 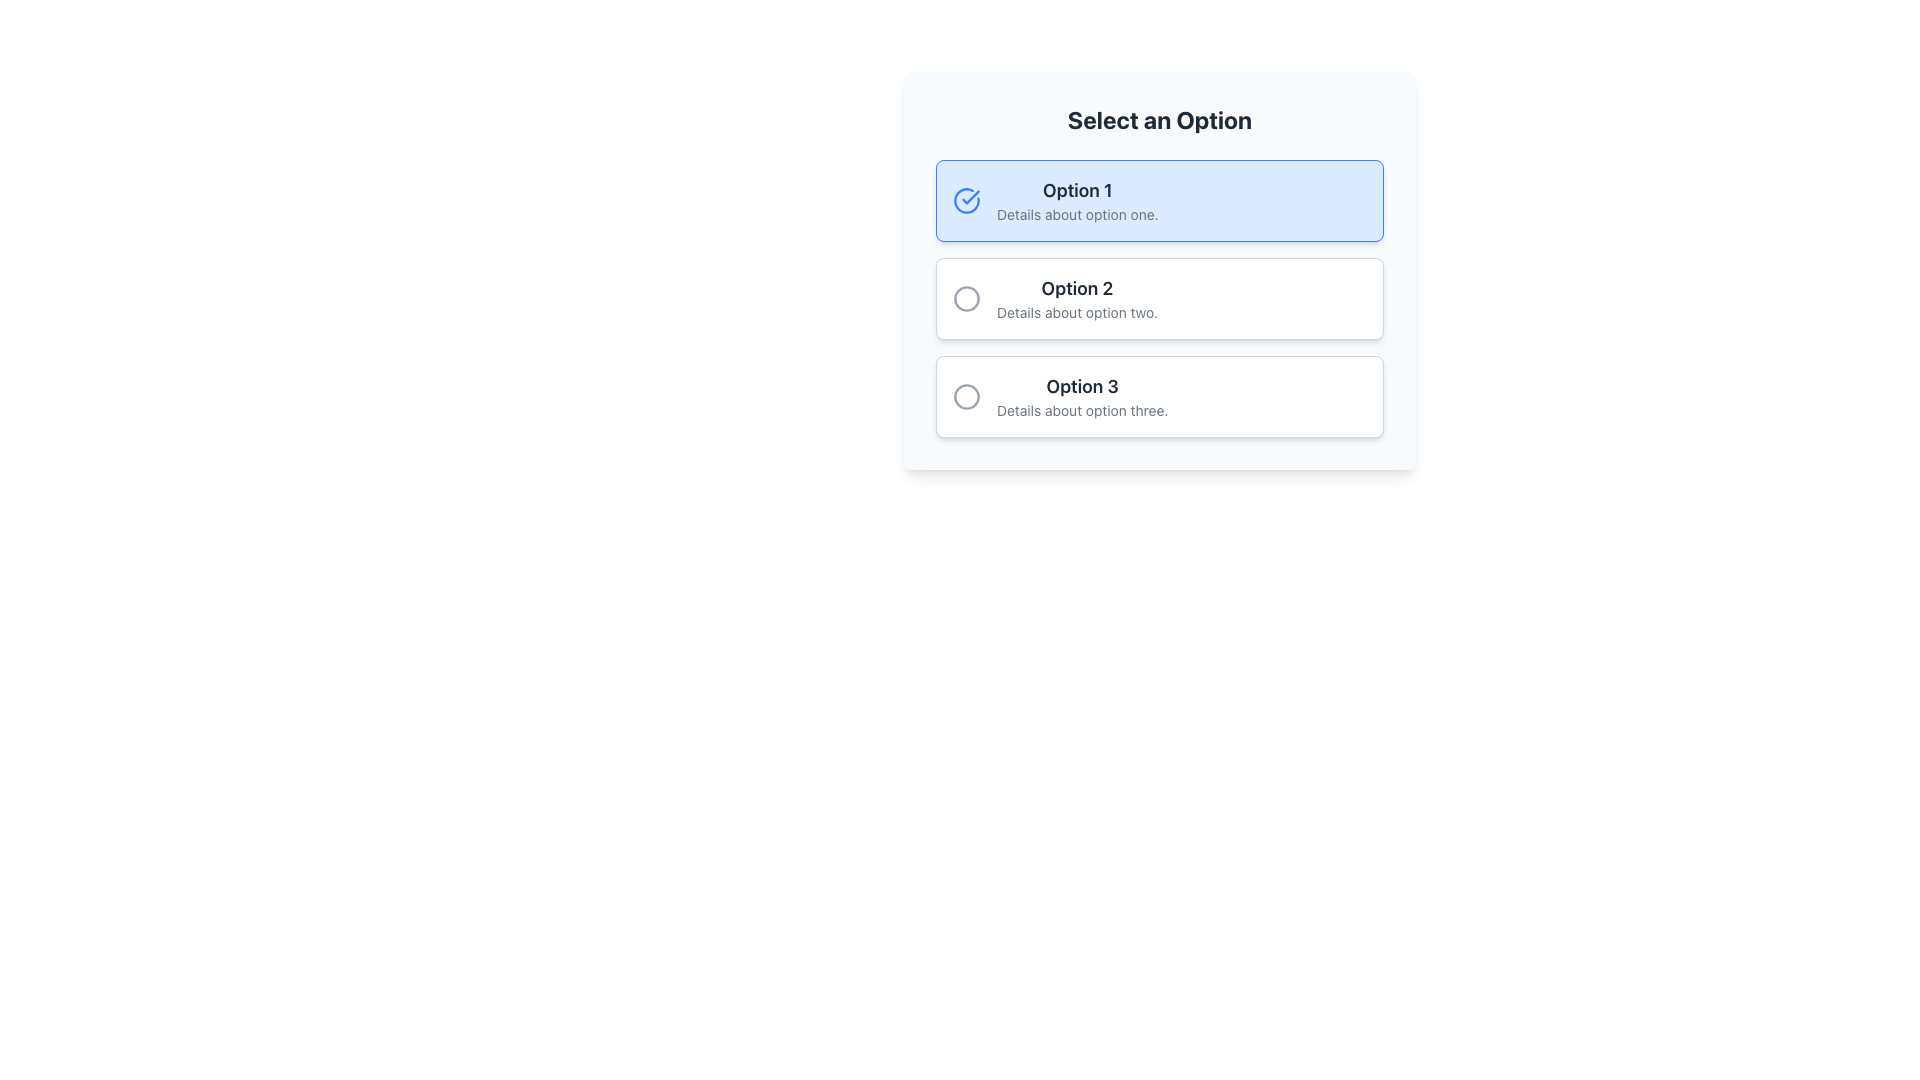 What do you see at coordinates (1160, 119) in the screenshot?
I see `text from the title label displaying 'Select an Option', which is bold and large, positioned at the top of the options list` at bounding box center [1160, 119].